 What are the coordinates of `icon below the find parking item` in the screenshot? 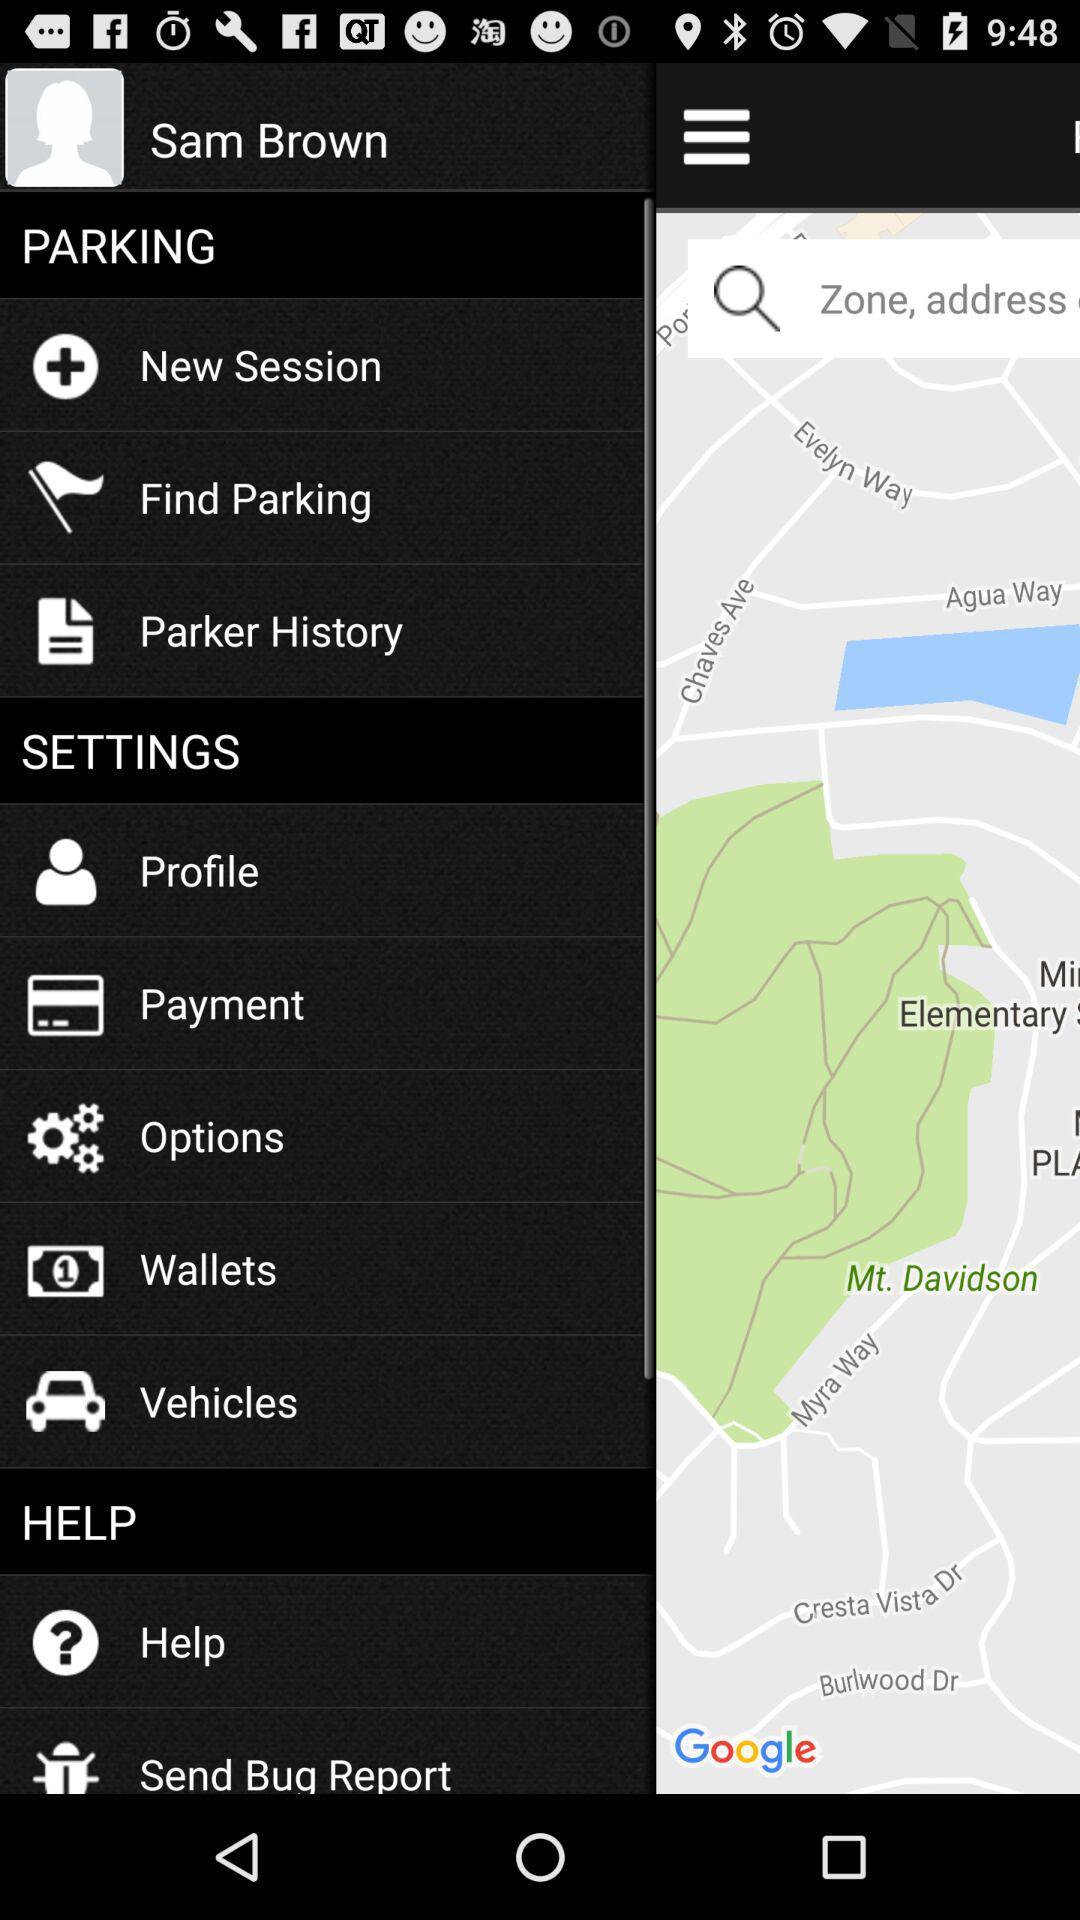 It's located at (271, 628).